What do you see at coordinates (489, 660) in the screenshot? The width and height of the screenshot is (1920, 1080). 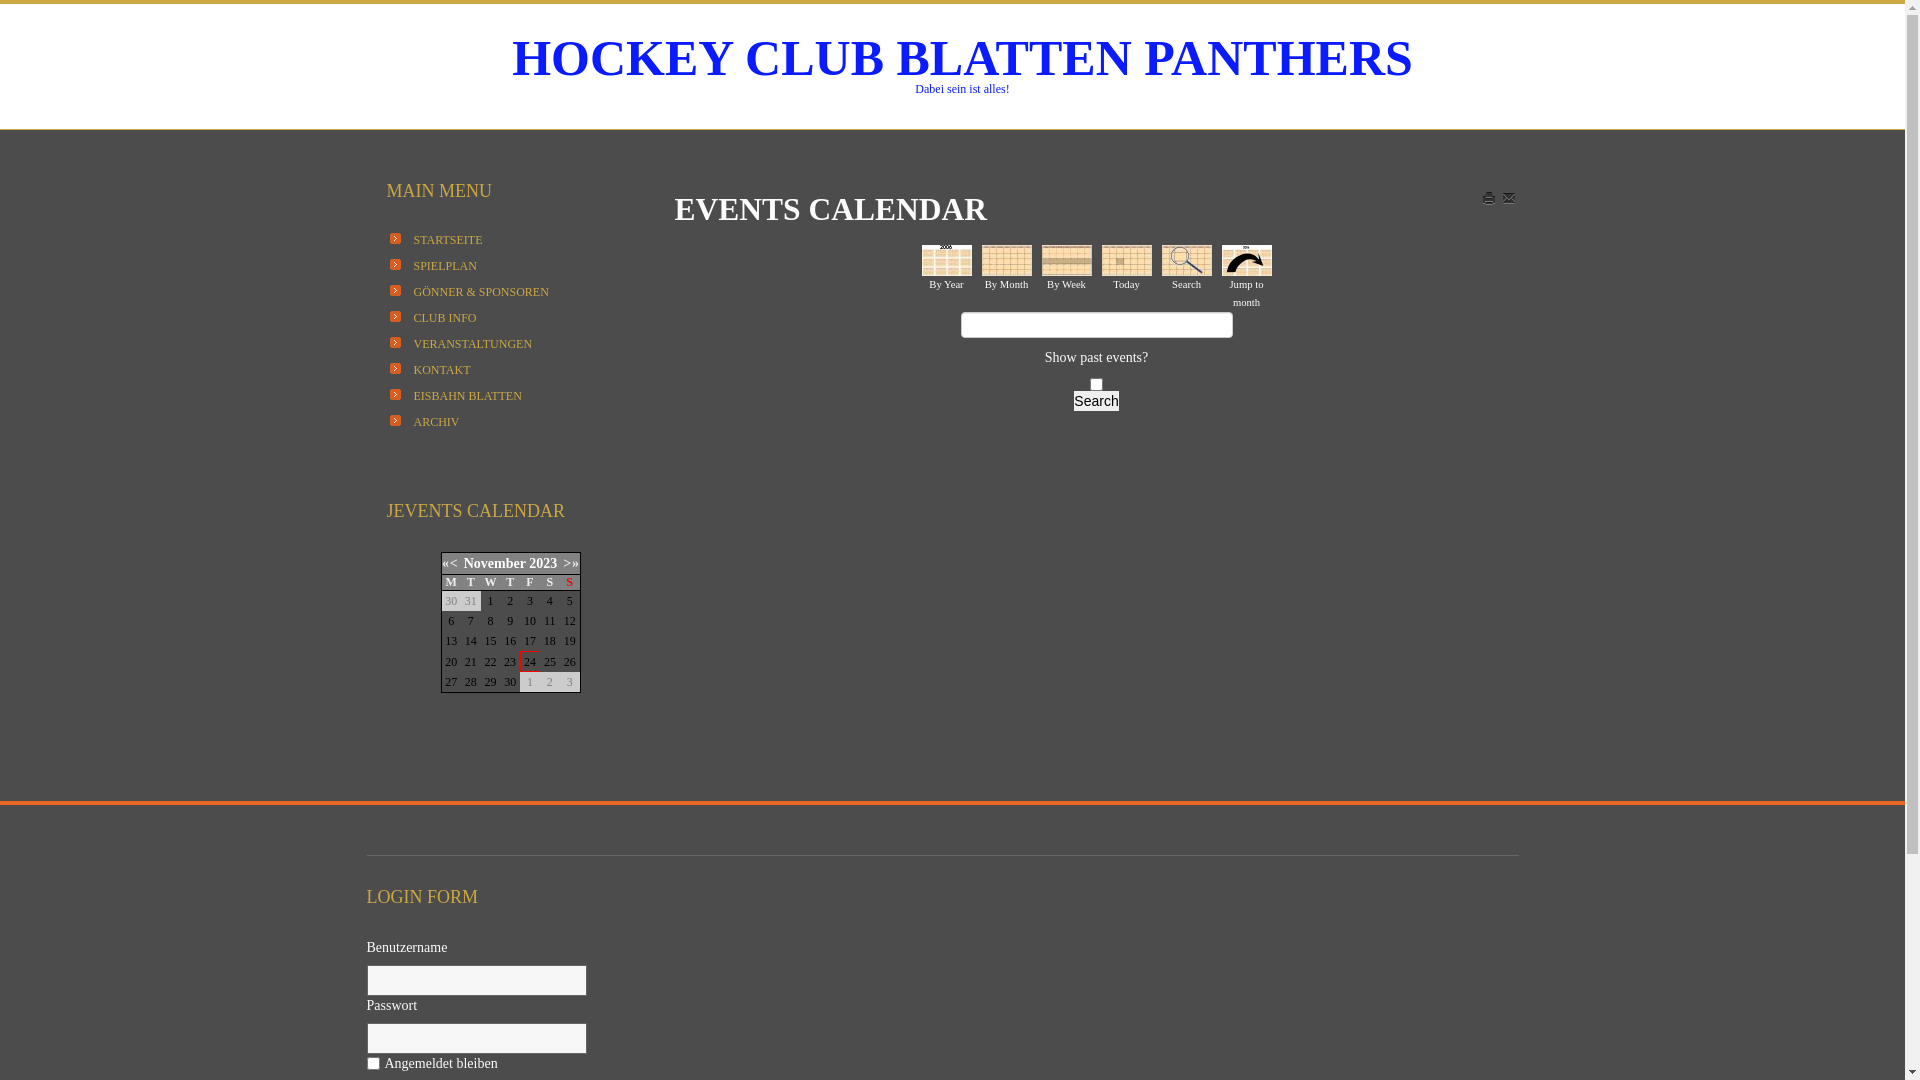 I see `'22'` at bounding box center [489, 660].